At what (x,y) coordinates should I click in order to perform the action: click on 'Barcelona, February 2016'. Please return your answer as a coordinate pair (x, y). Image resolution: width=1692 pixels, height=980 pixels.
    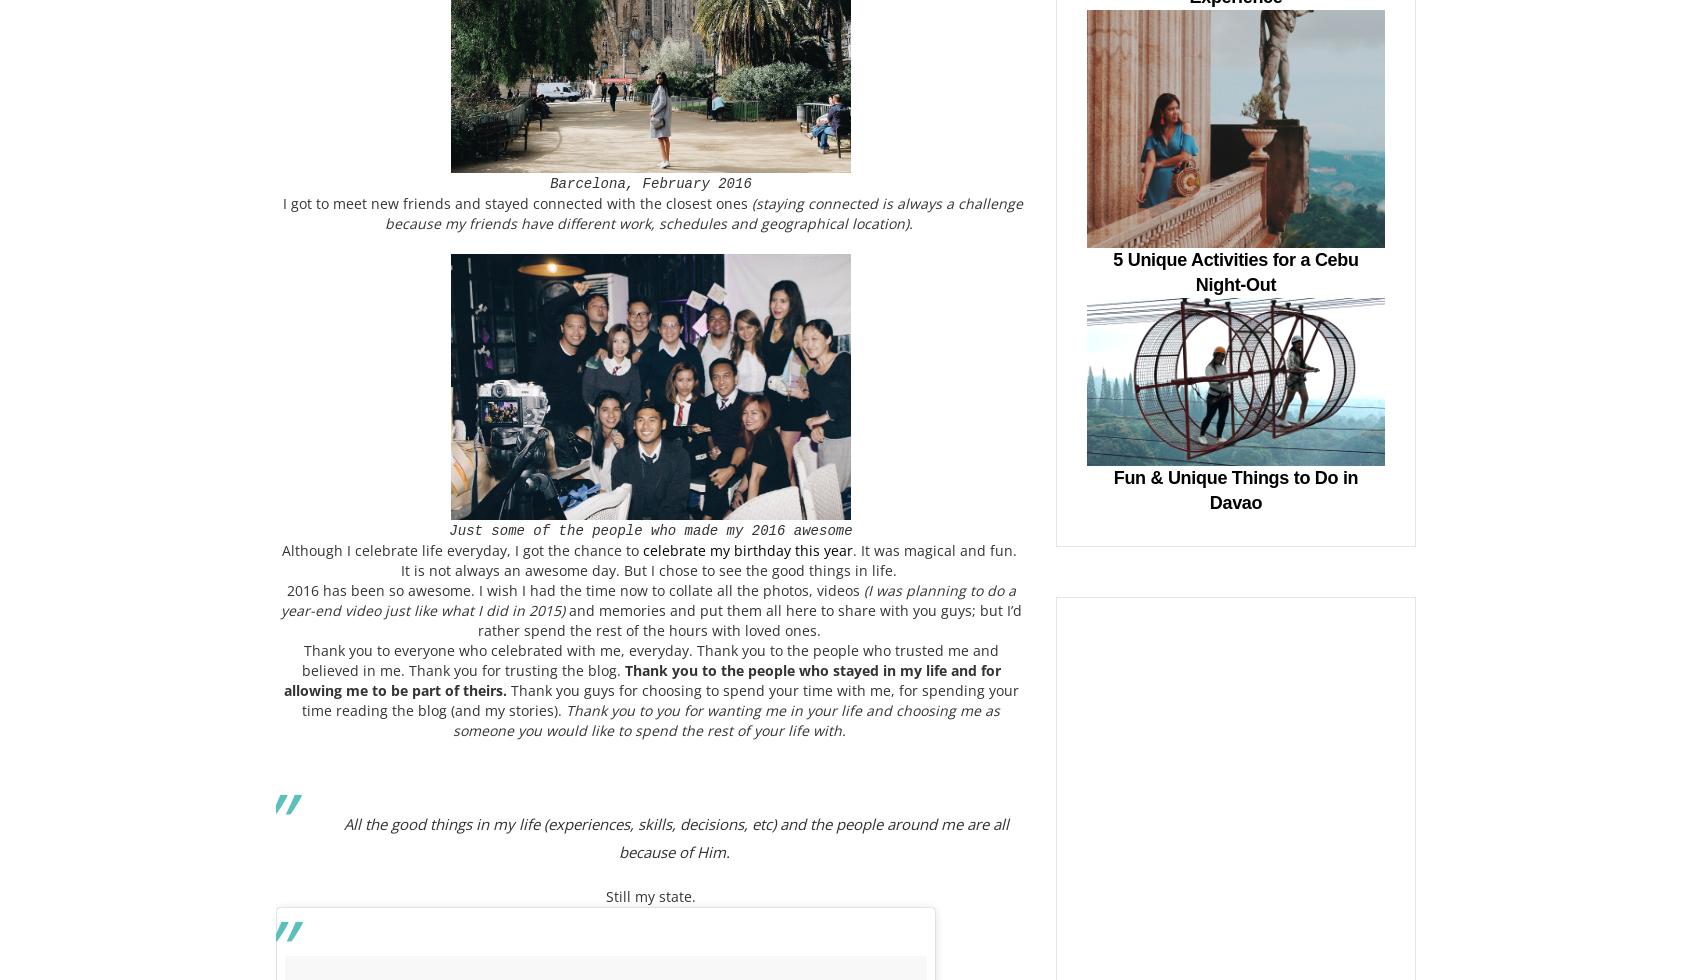
    Looking at the image, I should click on (650, 182).